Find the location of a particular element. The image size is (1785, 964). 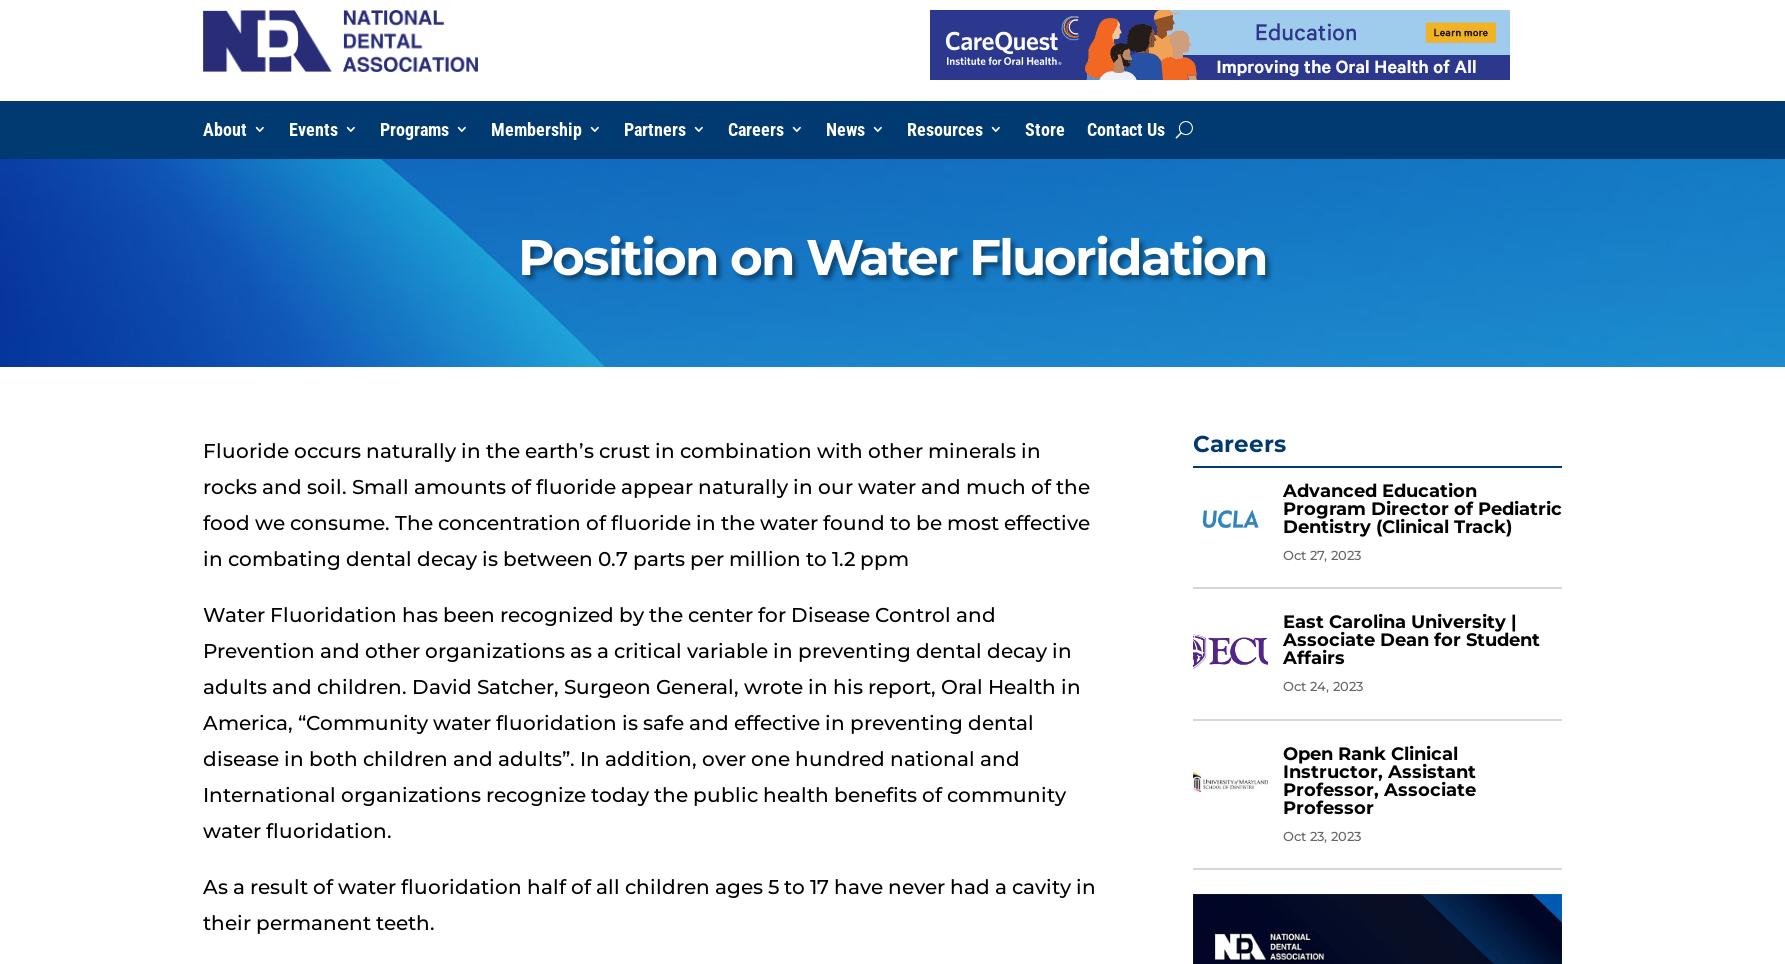

'2023 Convention Schedule' is located at coordinates (621, 208).